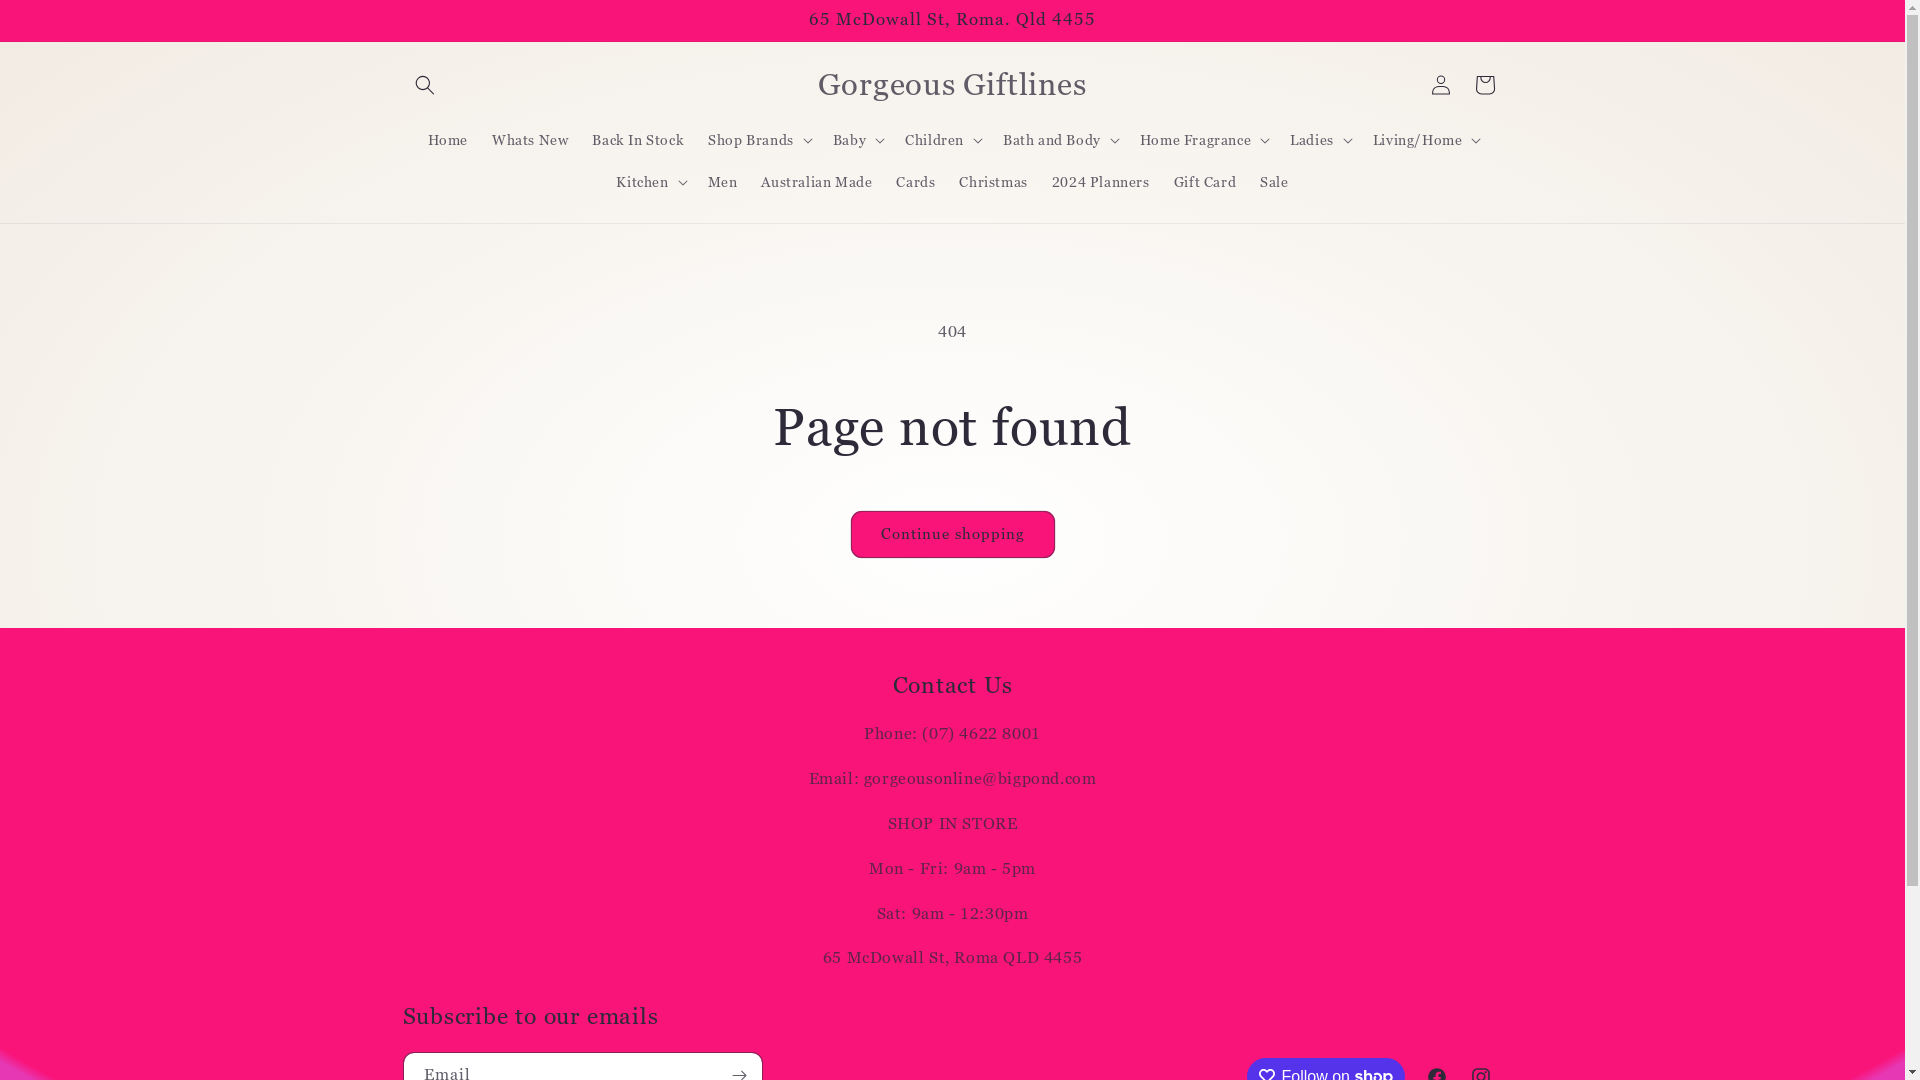 The height and width of the screenshot is (1080, 1920). What do you see at coordinates (637, 137) in the screenshot?
I see `'Back In Stock'` at bounding box center [637, 137].